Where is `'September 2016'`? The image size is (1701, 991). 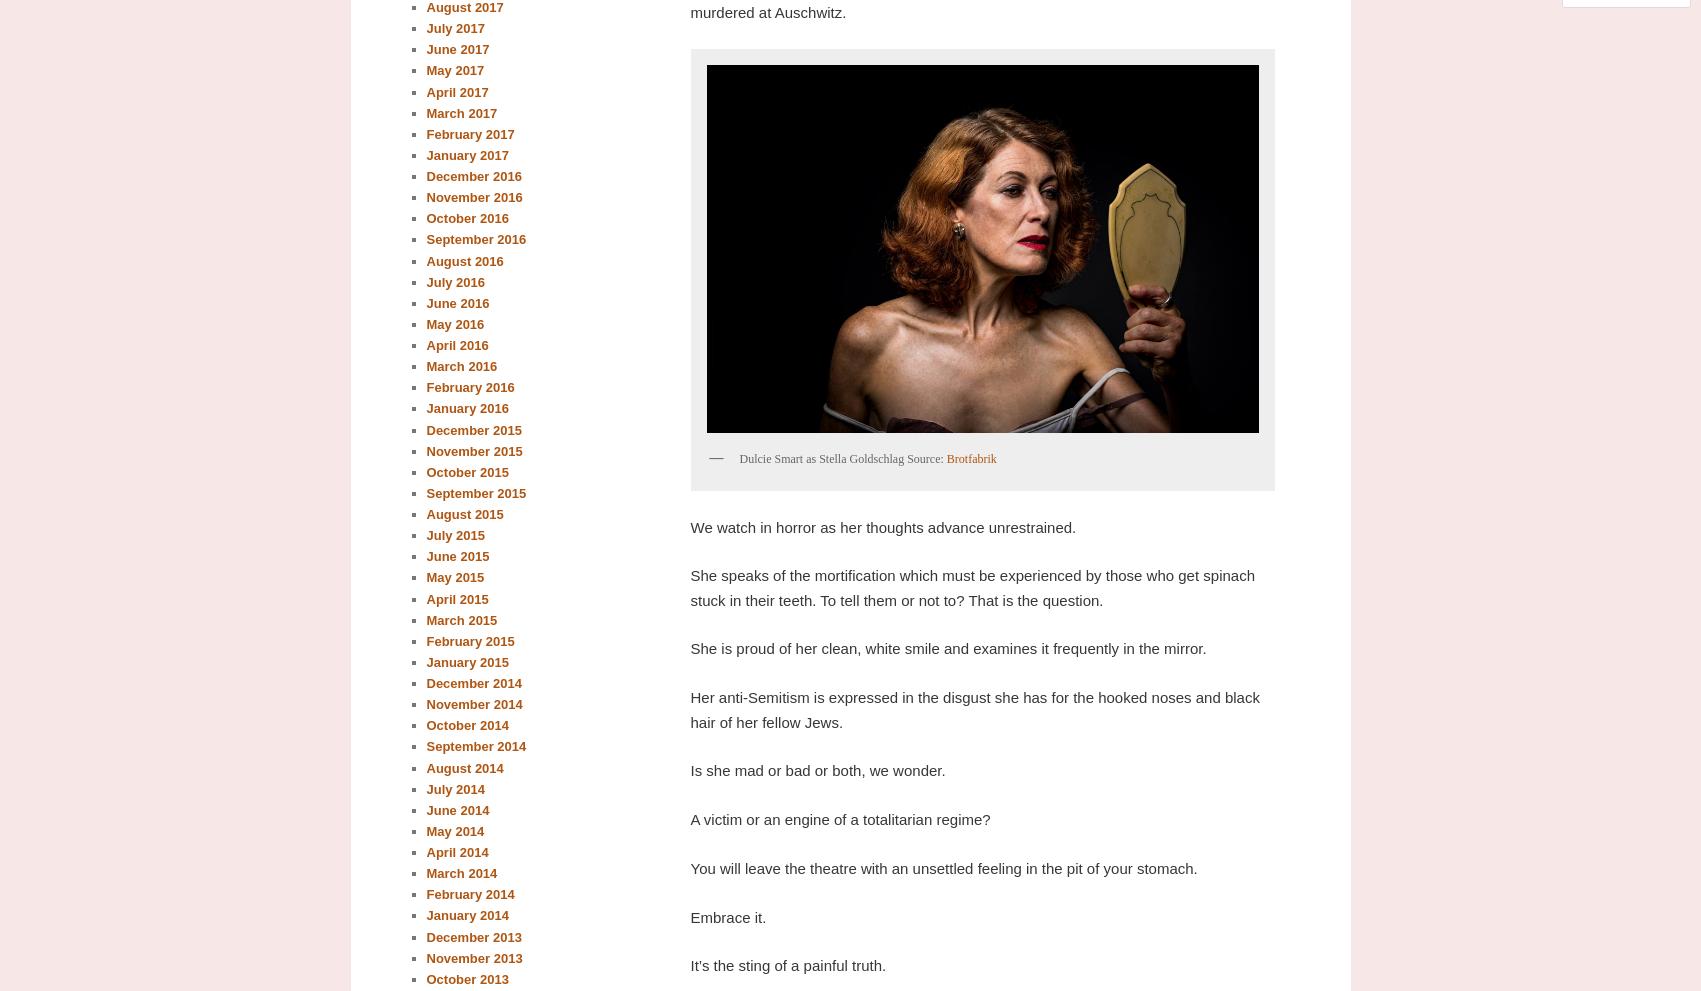 'September 2016' is located at coordinates (474, 239).